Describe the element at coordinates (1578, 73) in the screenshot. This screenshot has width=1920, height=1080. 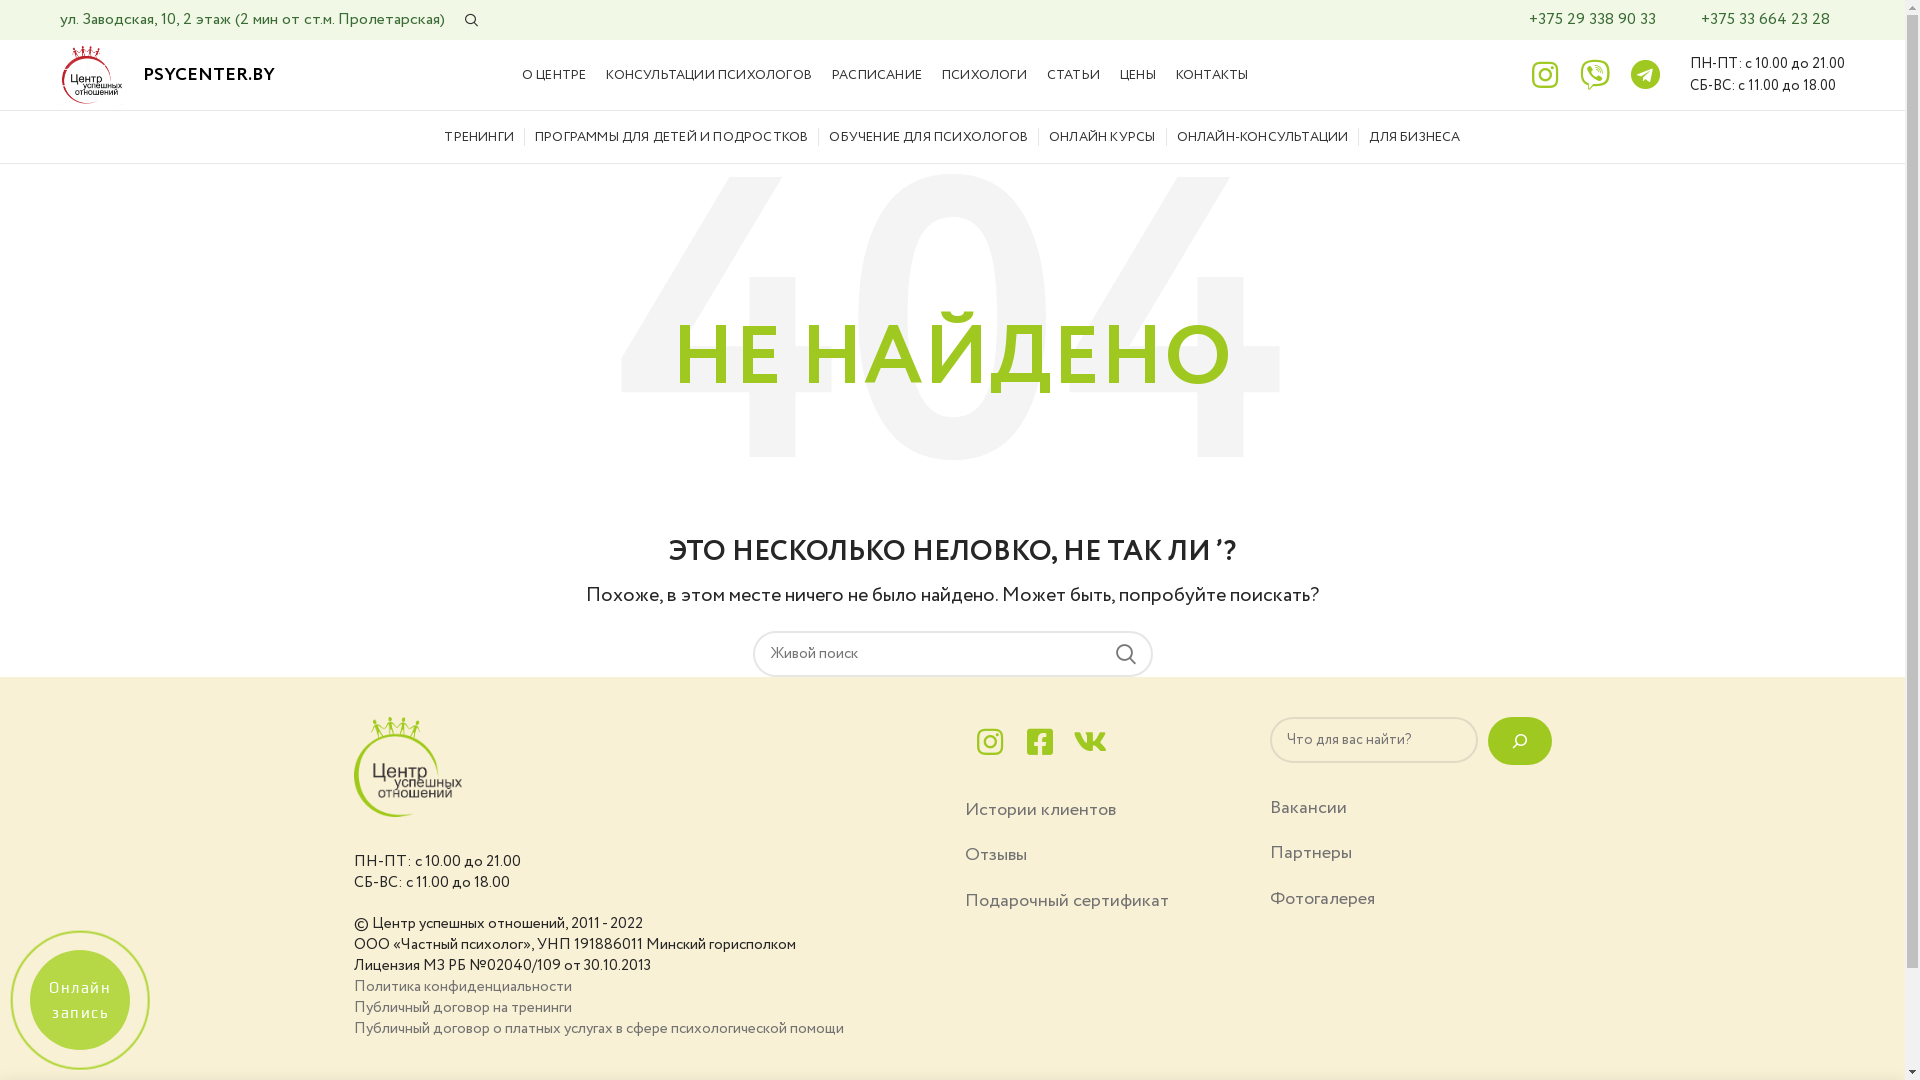
I see `'viber'` at that location.